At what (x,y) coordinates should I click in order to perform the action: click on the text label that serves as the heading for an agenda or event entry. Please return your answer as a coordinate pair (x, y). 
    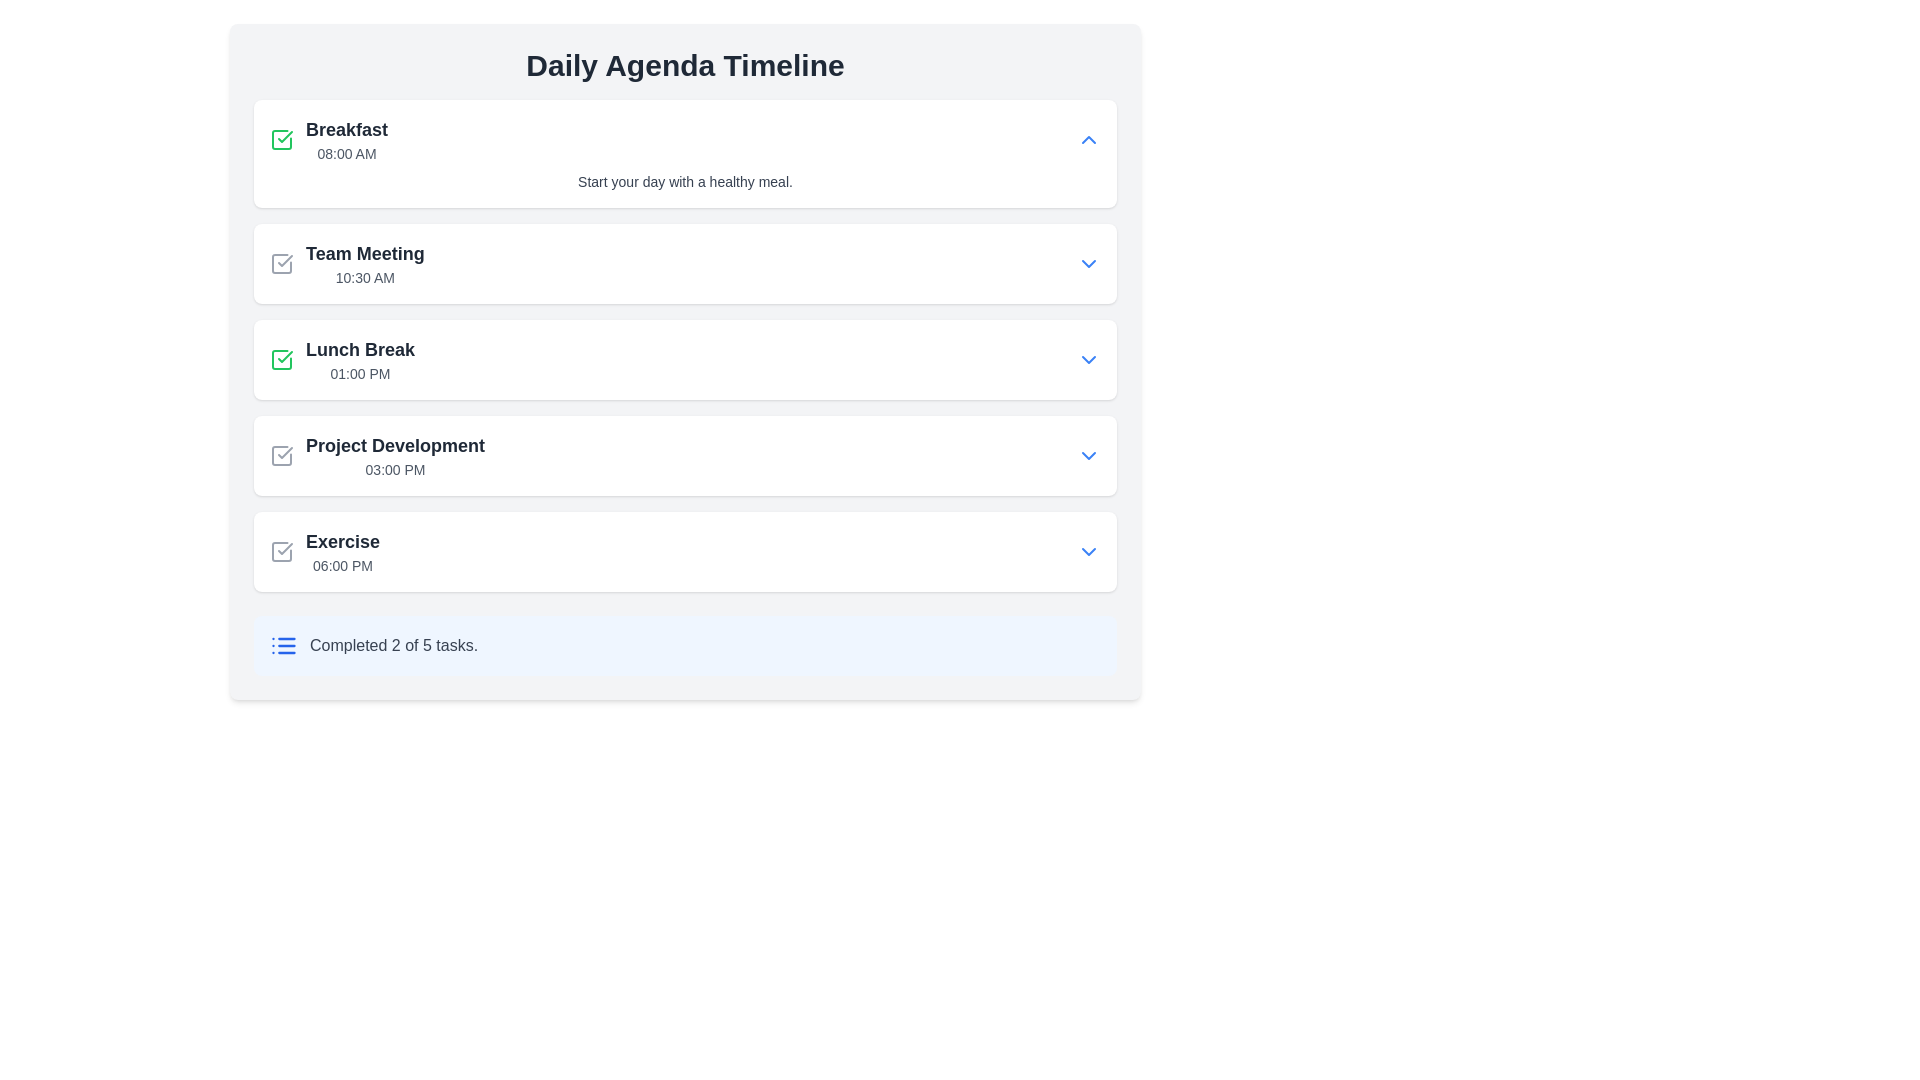
    Looking at the image, I should click on (346, 130).